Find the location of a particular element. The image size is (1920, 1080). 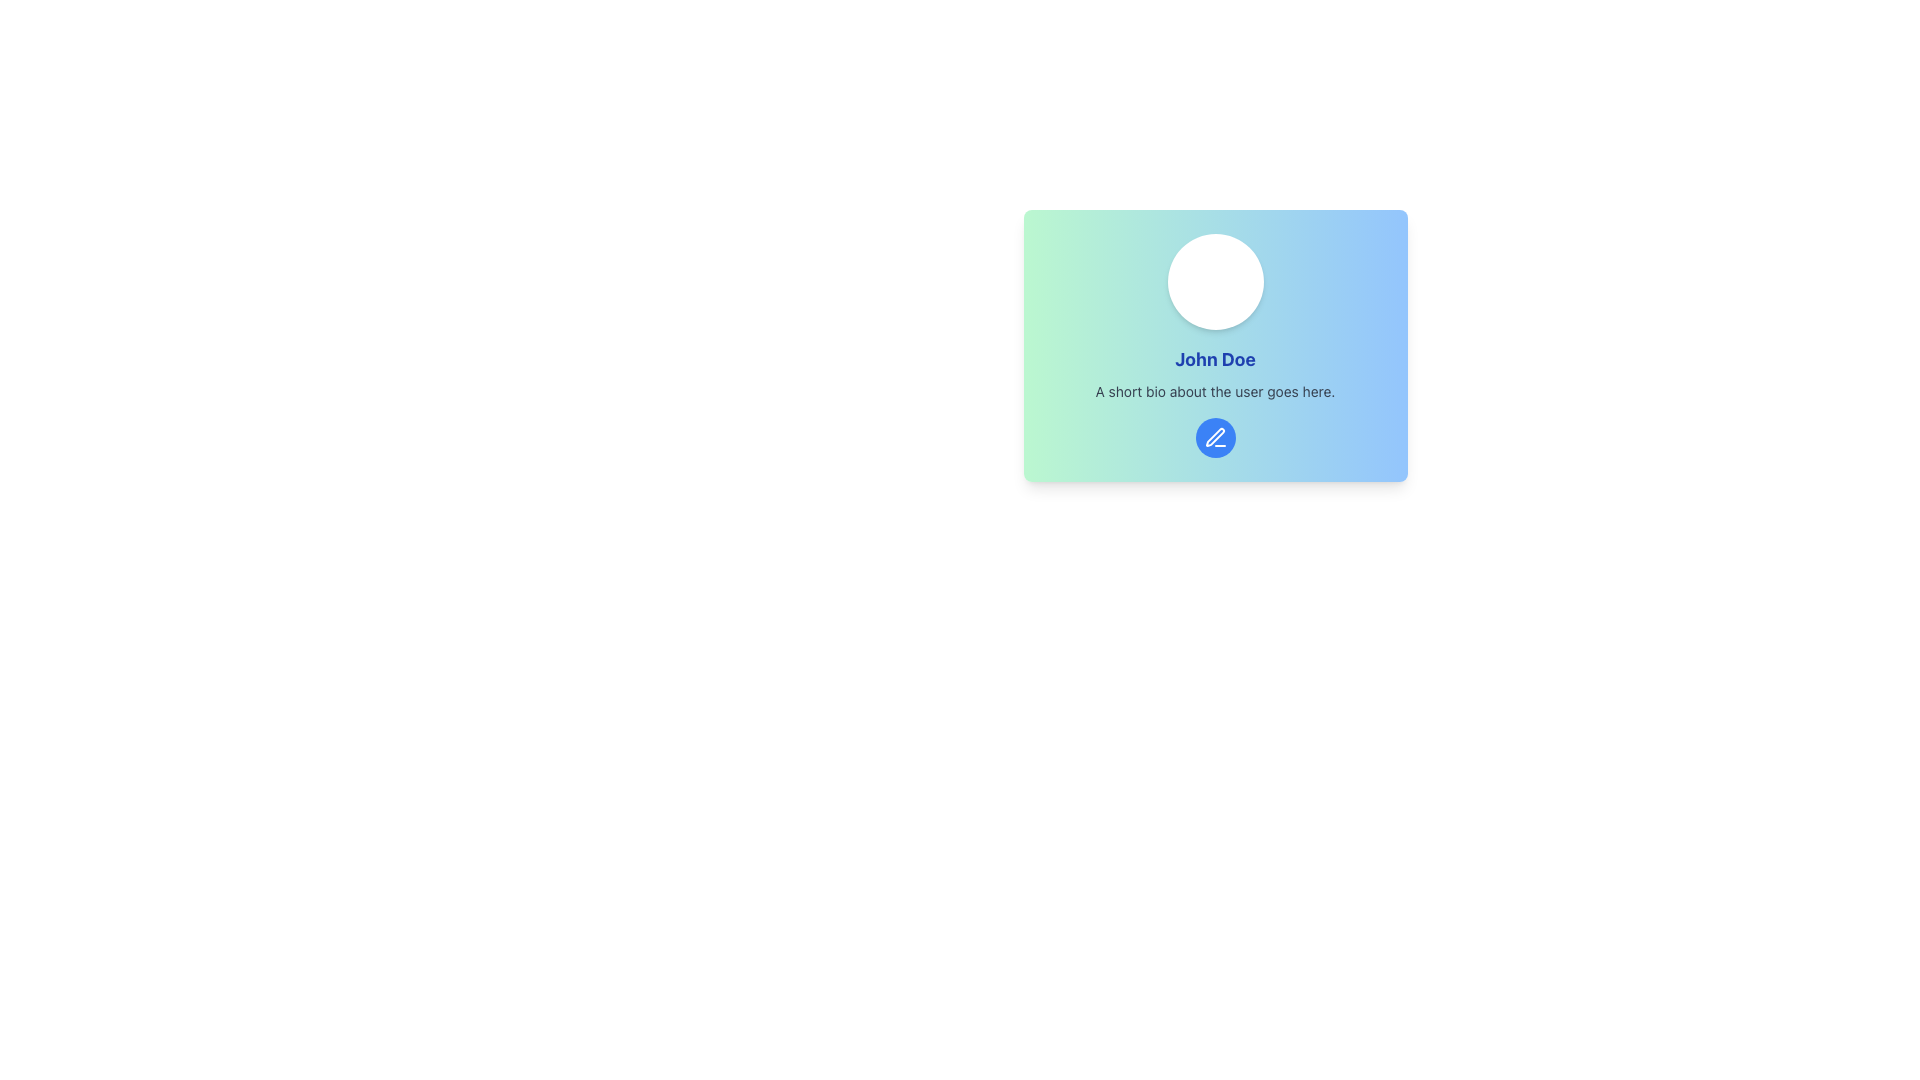

the text element displaying a short biography, positioned below the name 'John Doe' and above a circular button is located at coordinates (1214, 392).